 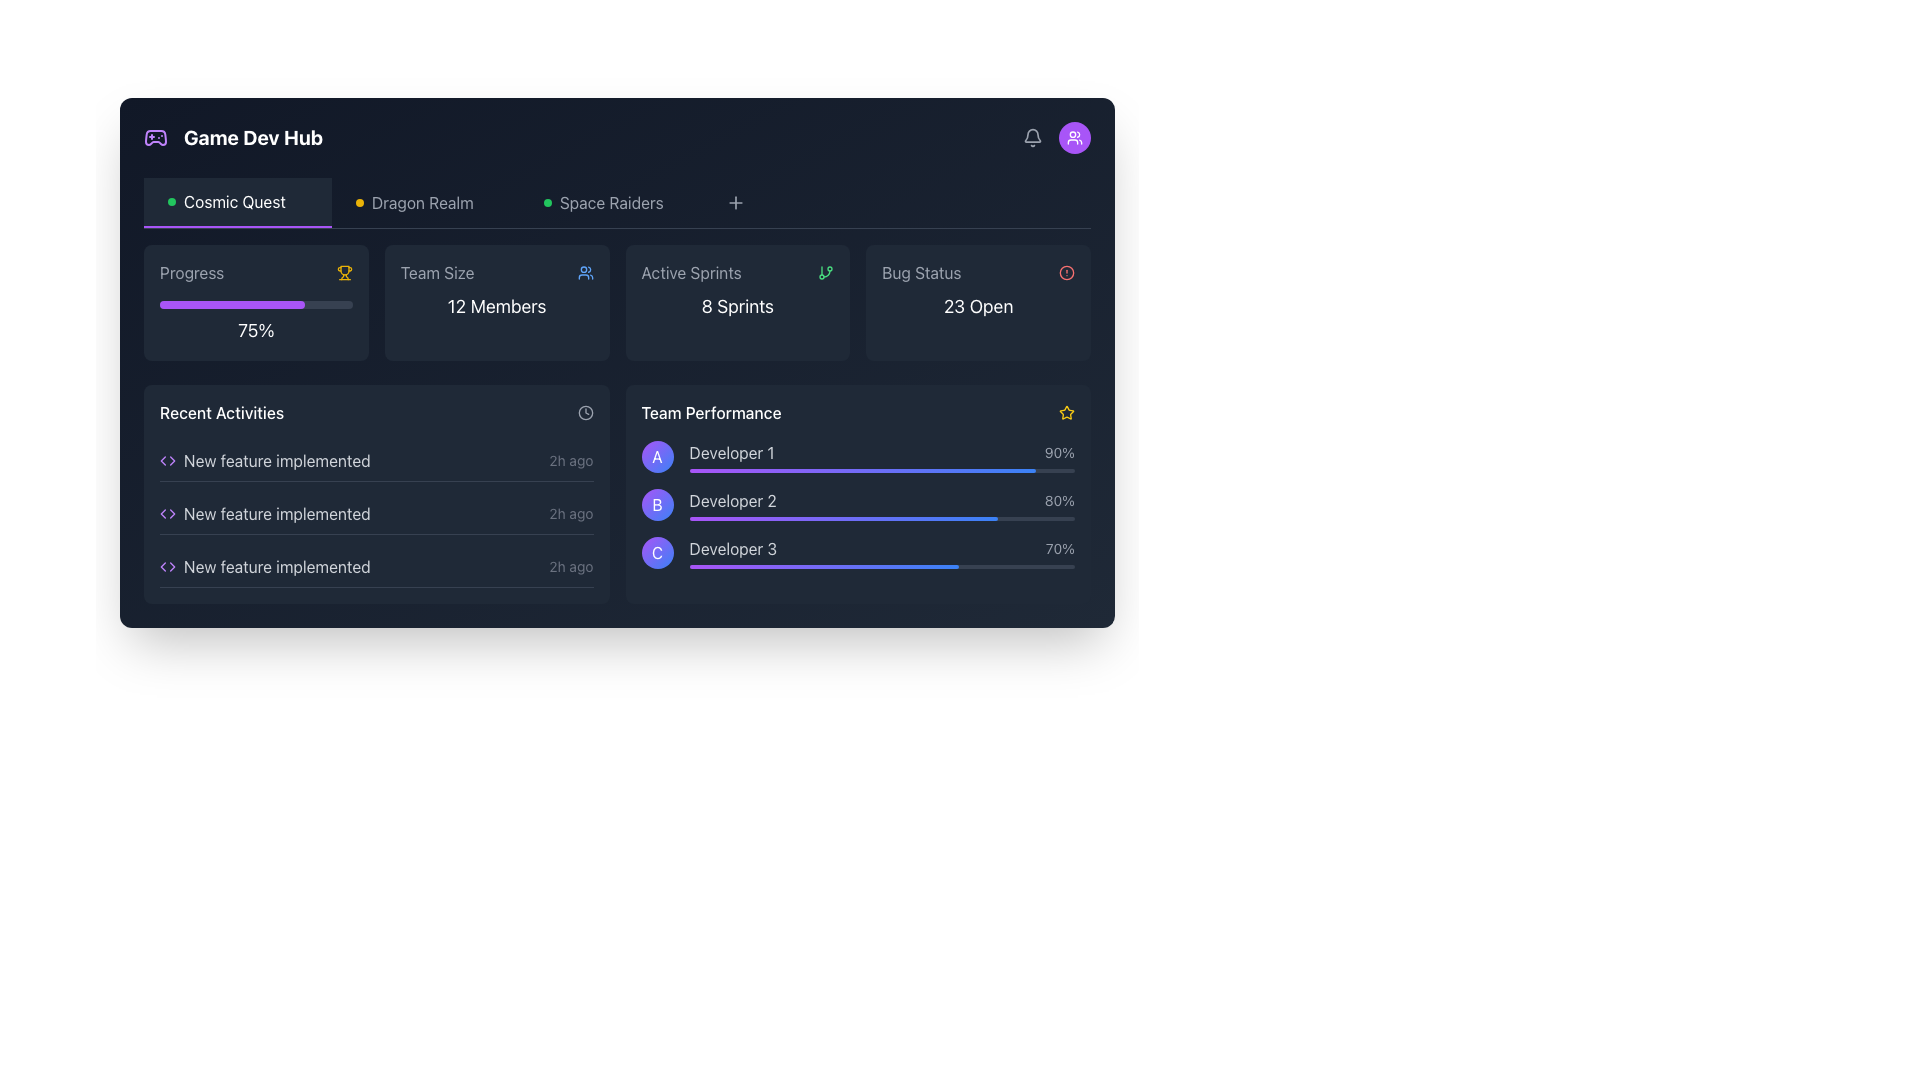 I want to click on the text label that indicates the progress status of a specific task, located in the upper-left section of the main card or panel, so click(x=192, y=273).